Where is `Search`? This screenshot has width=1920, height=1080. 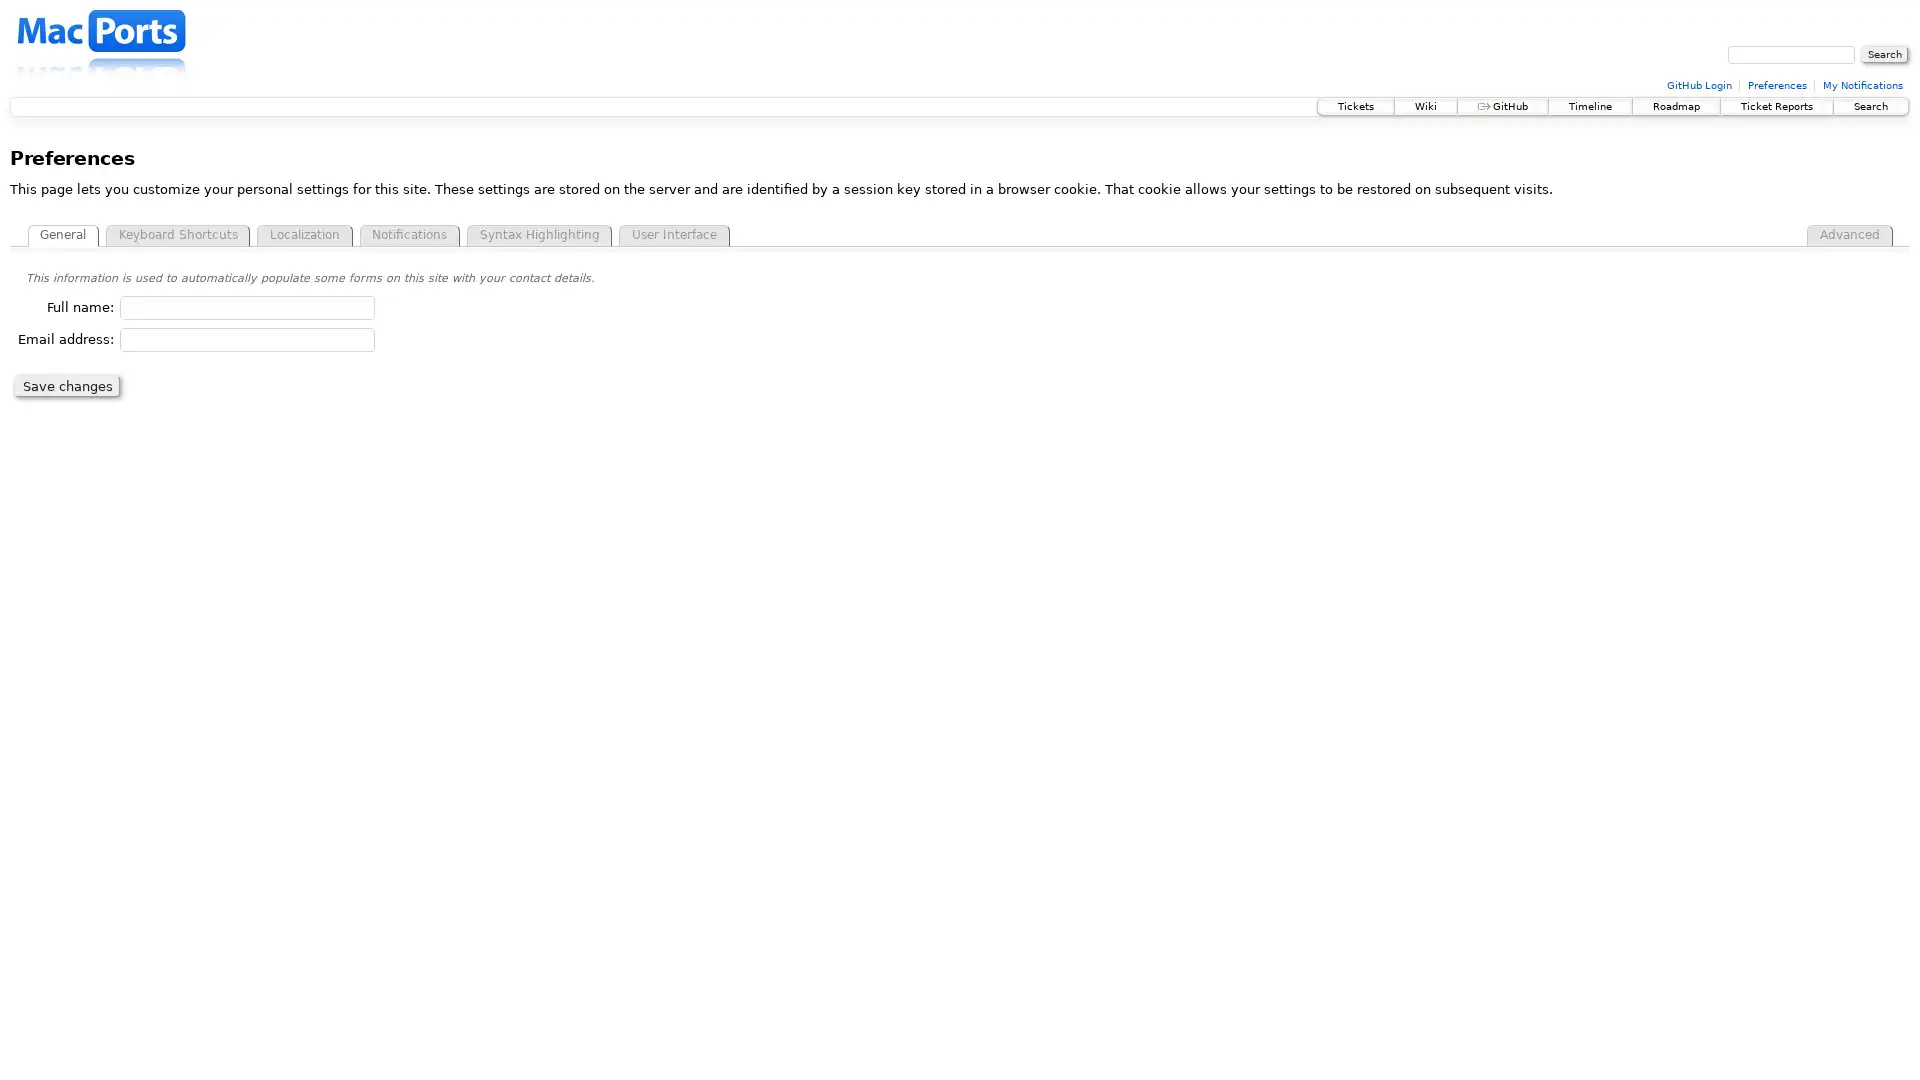 Search is located at coordinates (1884, 53).